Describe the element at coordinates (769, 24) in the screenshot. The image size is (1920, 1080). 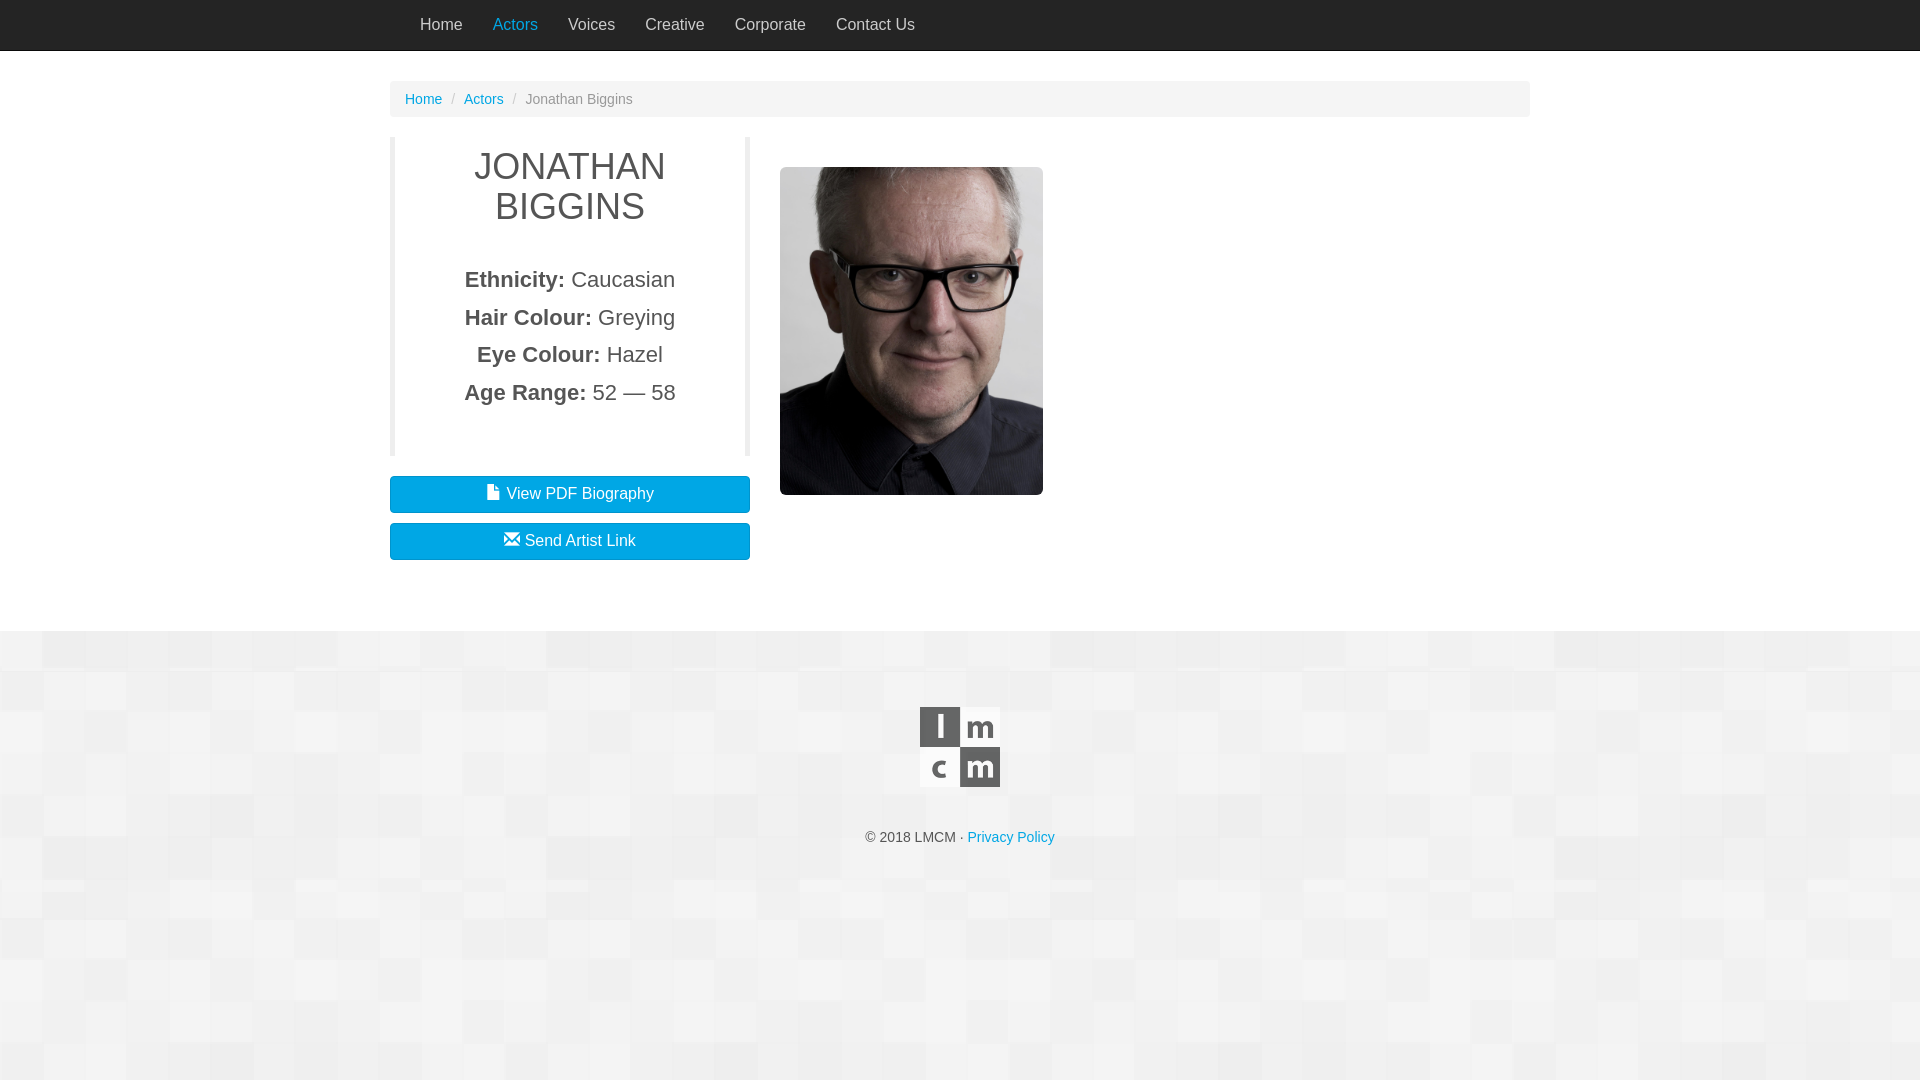
I see `'Corporate'` at that location.